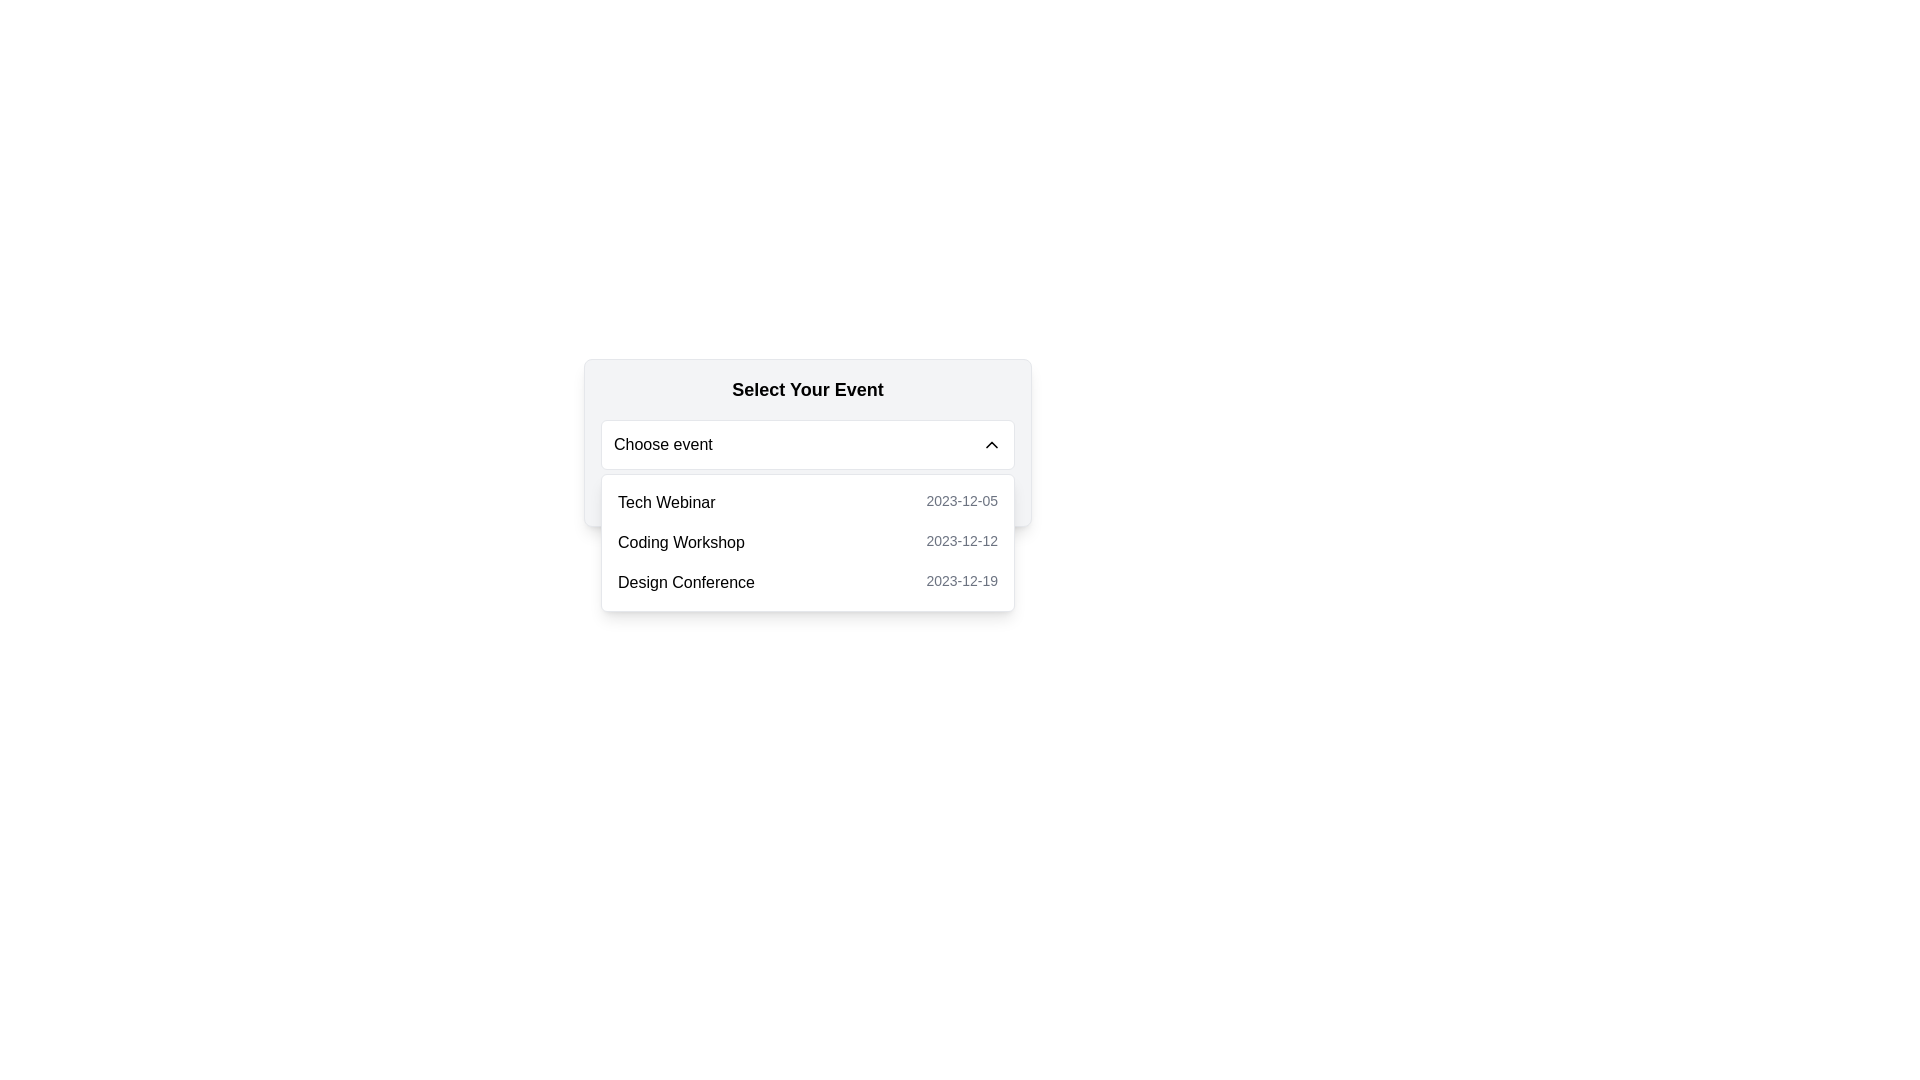 This screenshot has width=1920, height=1080. Describe the element at coordinates (807, 543) in the screenshot. I see `the 'Coding Workshop' option in the dropdown menu` at that location.